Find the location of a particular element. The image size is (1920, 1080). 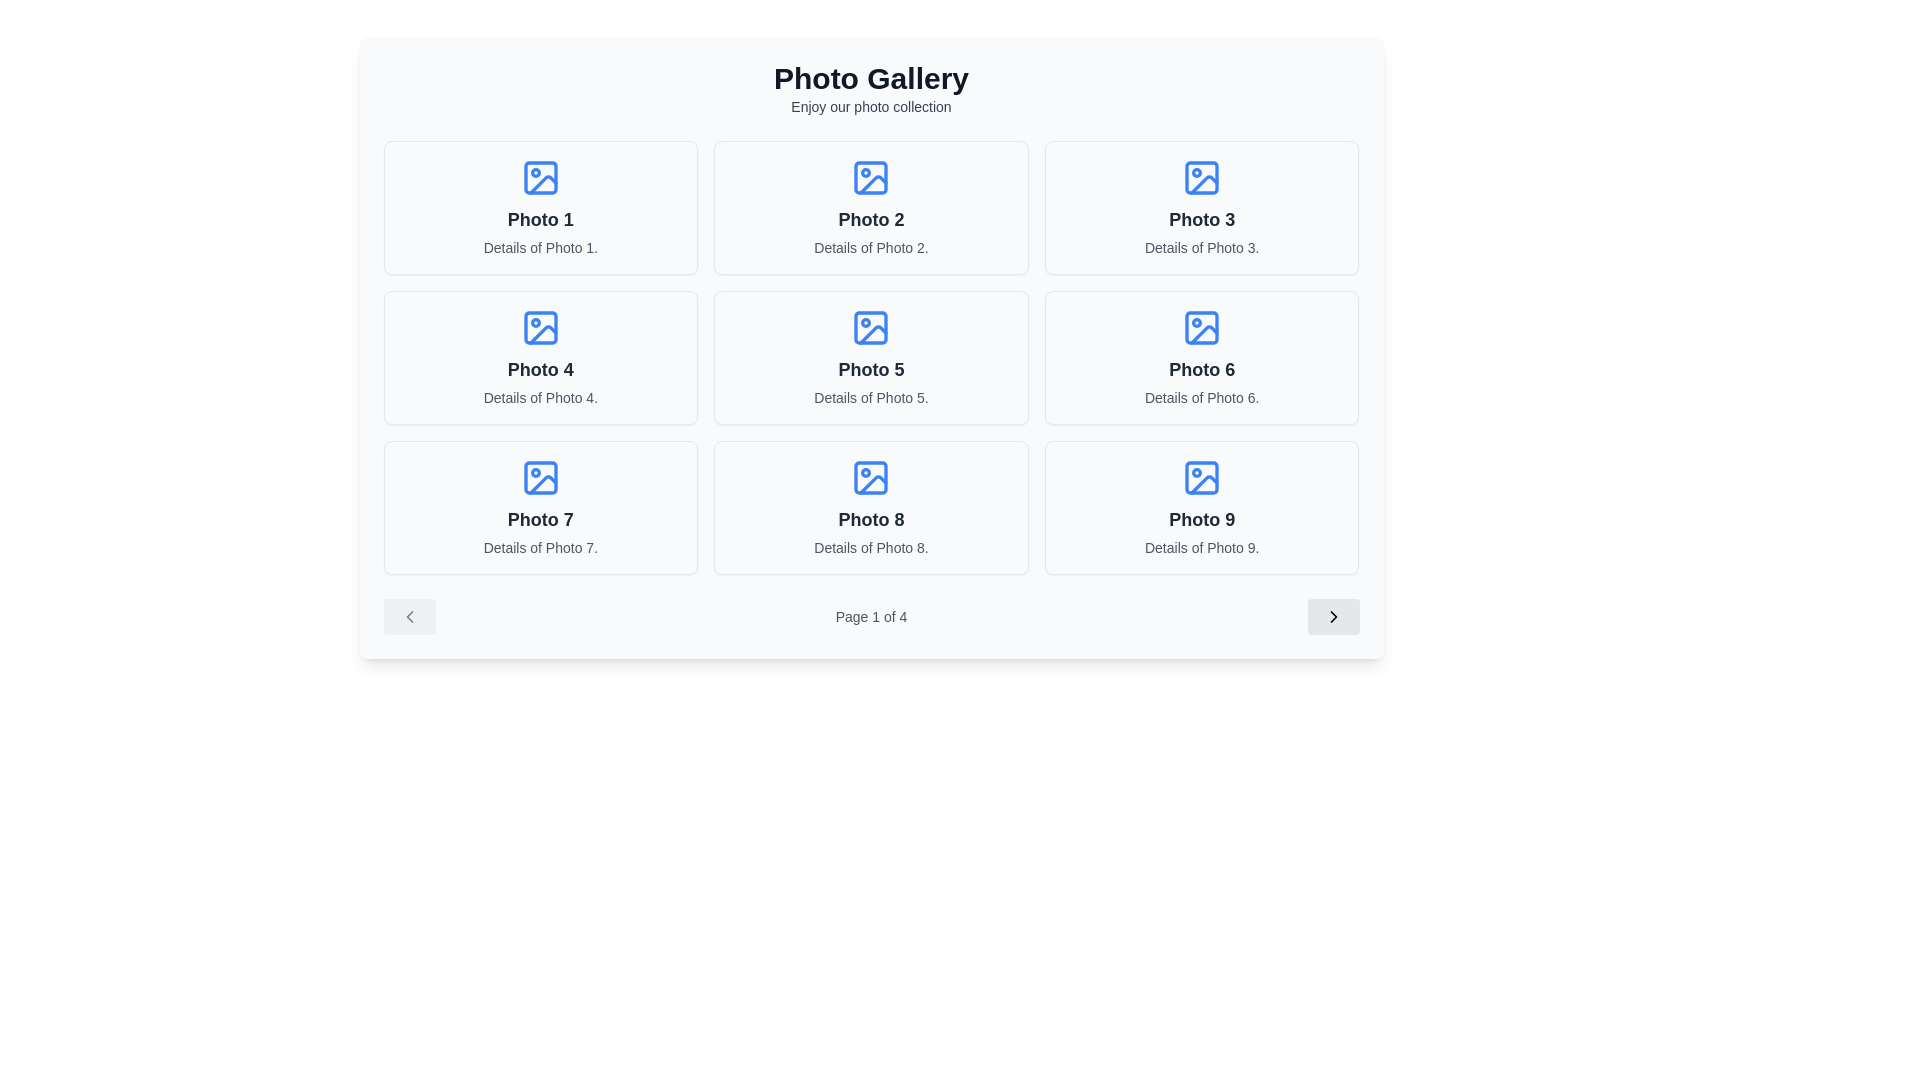

the Content Card that features a bold title 'Photo 3' and descriptive text 'Details of Photo 3.', located in the top-right section of a 3x3 grid layout as the third item in the first row is located at coordinates (1201, 208).